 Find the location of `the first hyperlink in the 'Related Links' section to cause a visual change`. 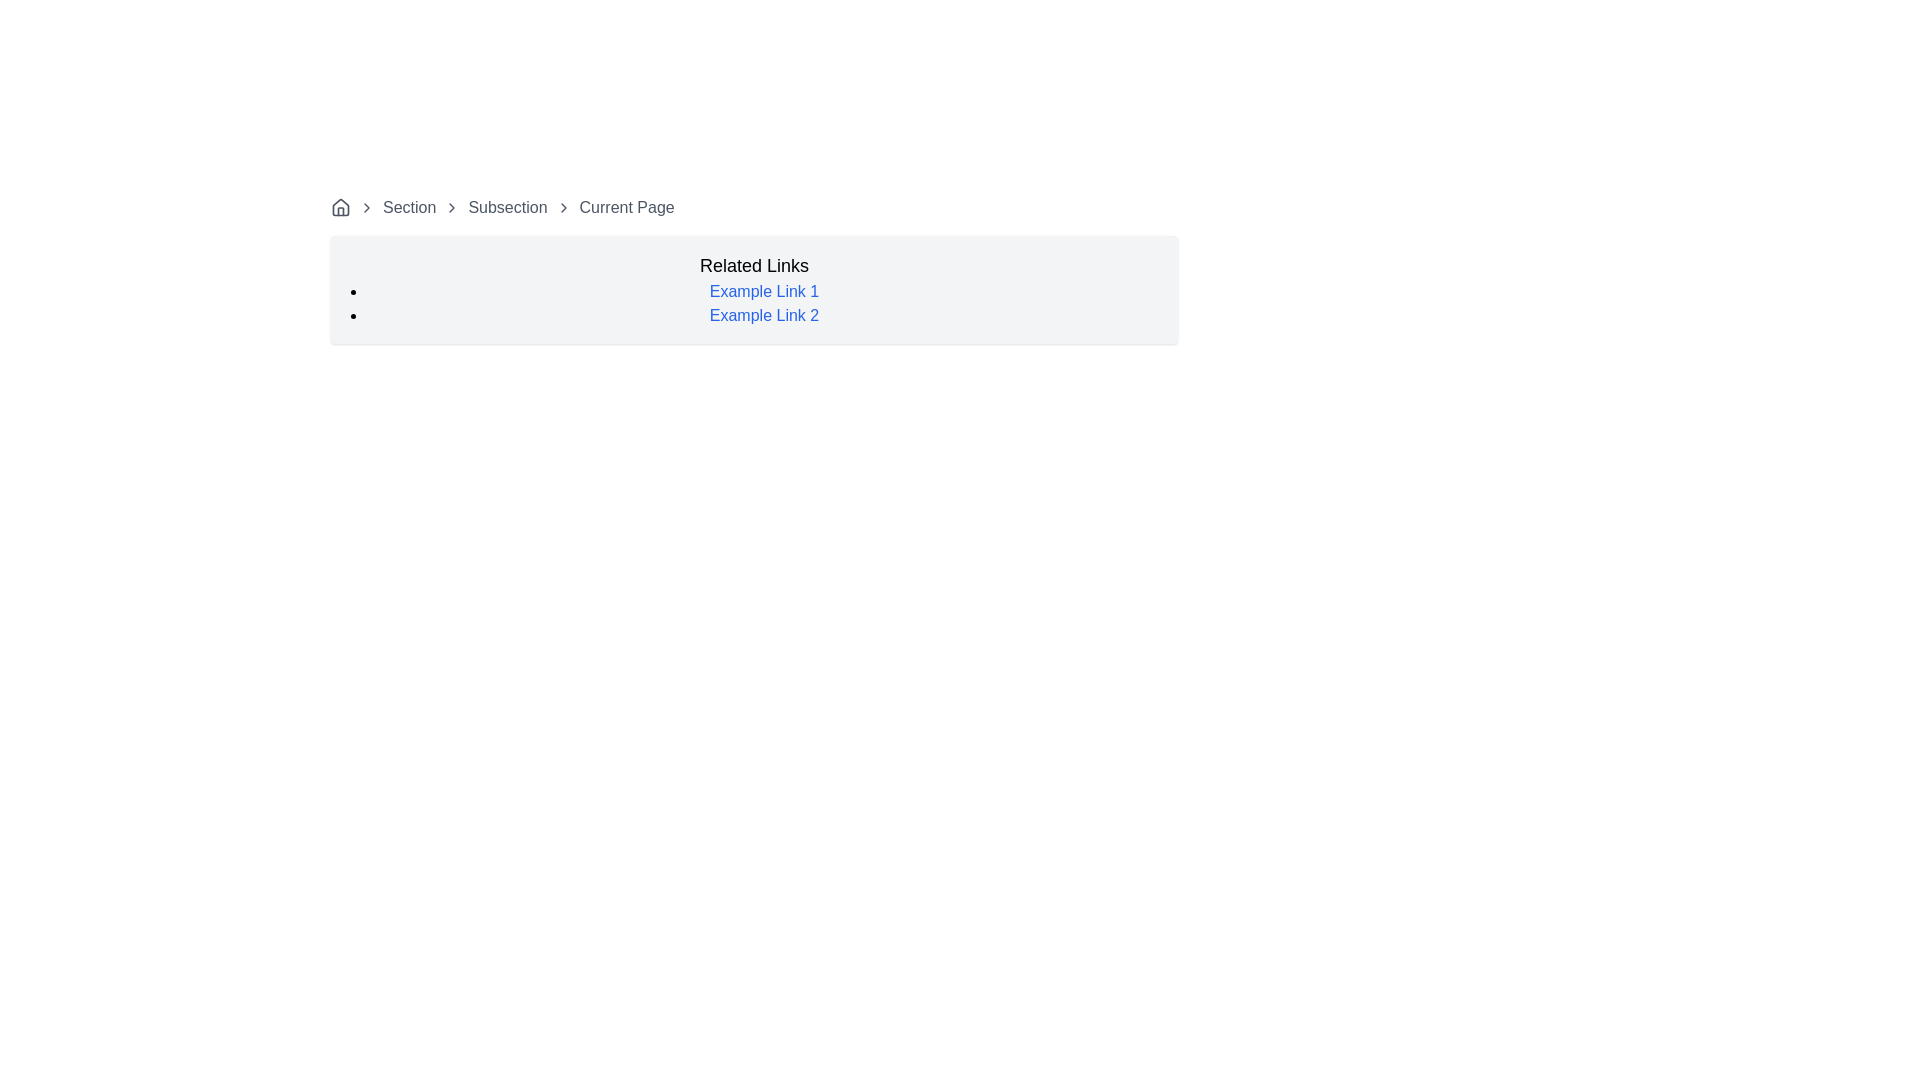

the first hyperlink in the 'Related Links' section to cause a visual change is located at coordinates (763, 292).